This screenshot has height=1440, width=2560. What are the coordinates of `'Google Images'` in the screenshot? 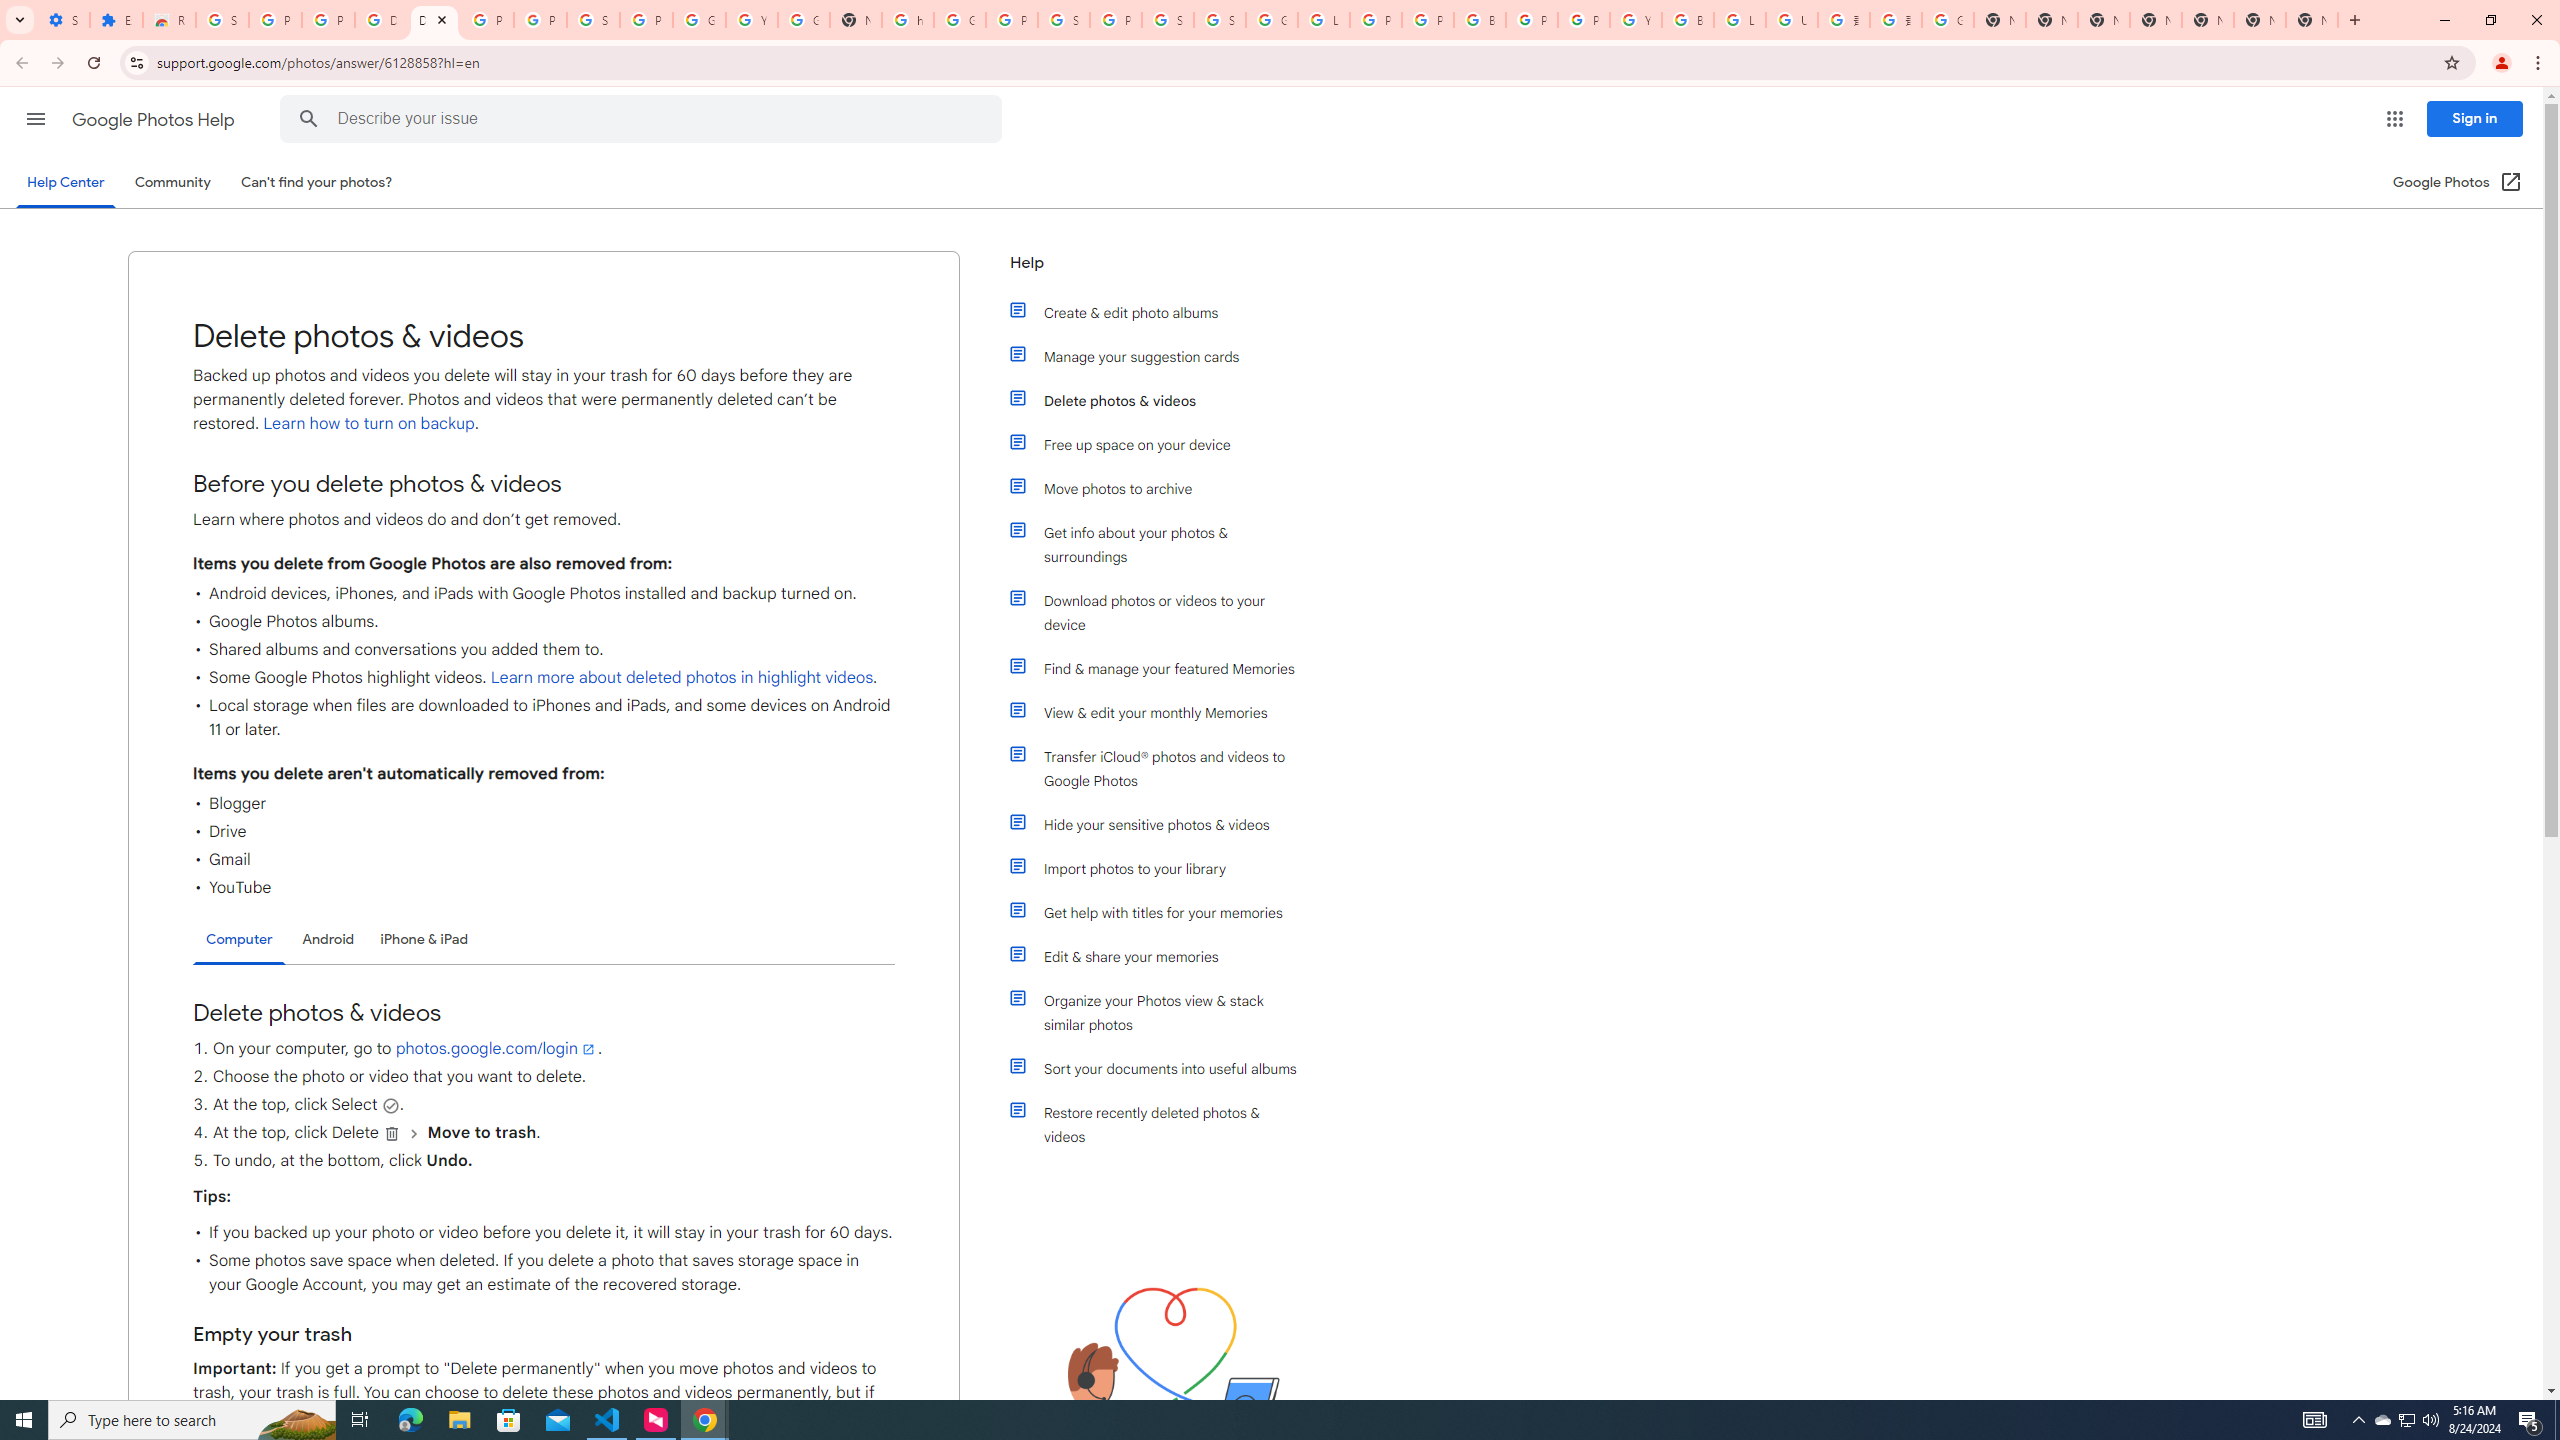 It's located at (1948, 19).